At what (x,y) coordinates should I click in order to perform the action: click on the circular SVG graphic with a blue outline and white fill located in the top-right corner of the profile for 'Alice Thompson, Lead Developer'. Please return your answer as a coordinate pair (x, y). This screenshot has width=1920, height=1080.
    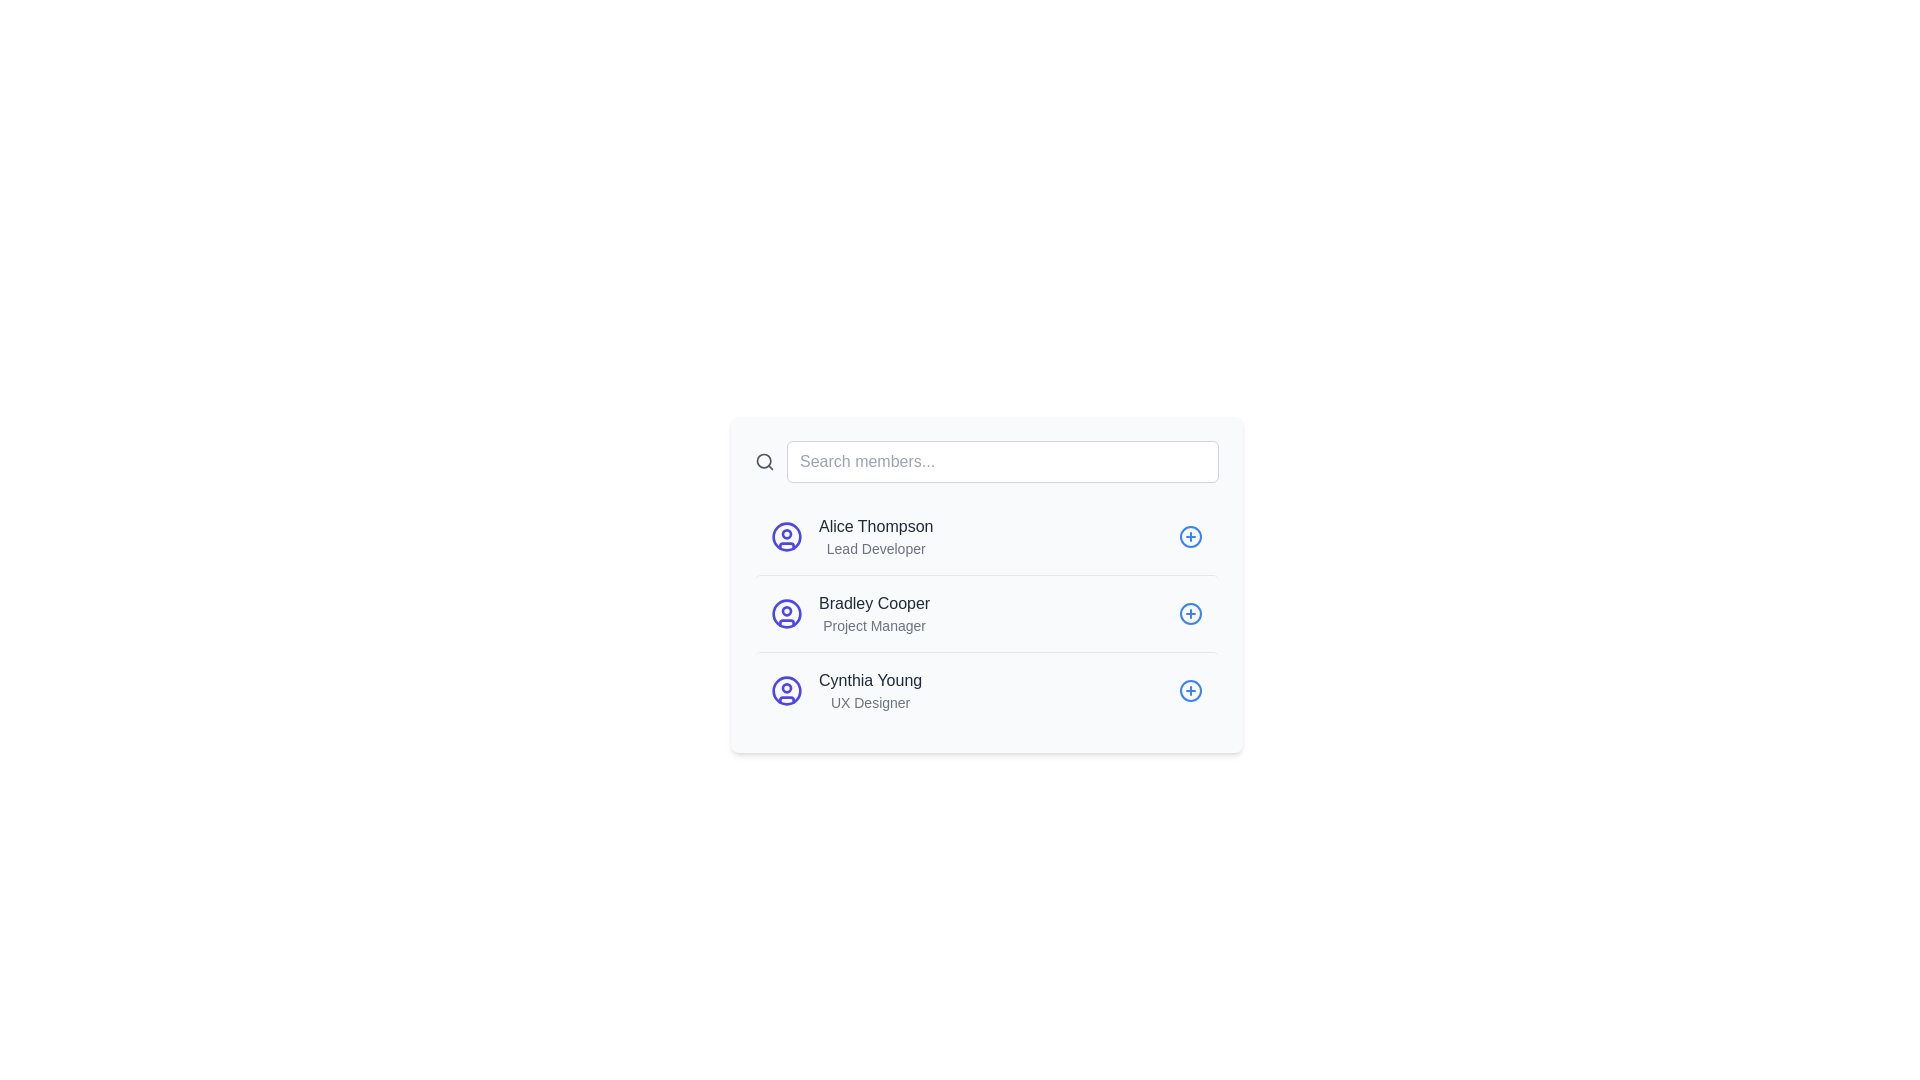
    Looking at the image, I should click on (1190, 535).